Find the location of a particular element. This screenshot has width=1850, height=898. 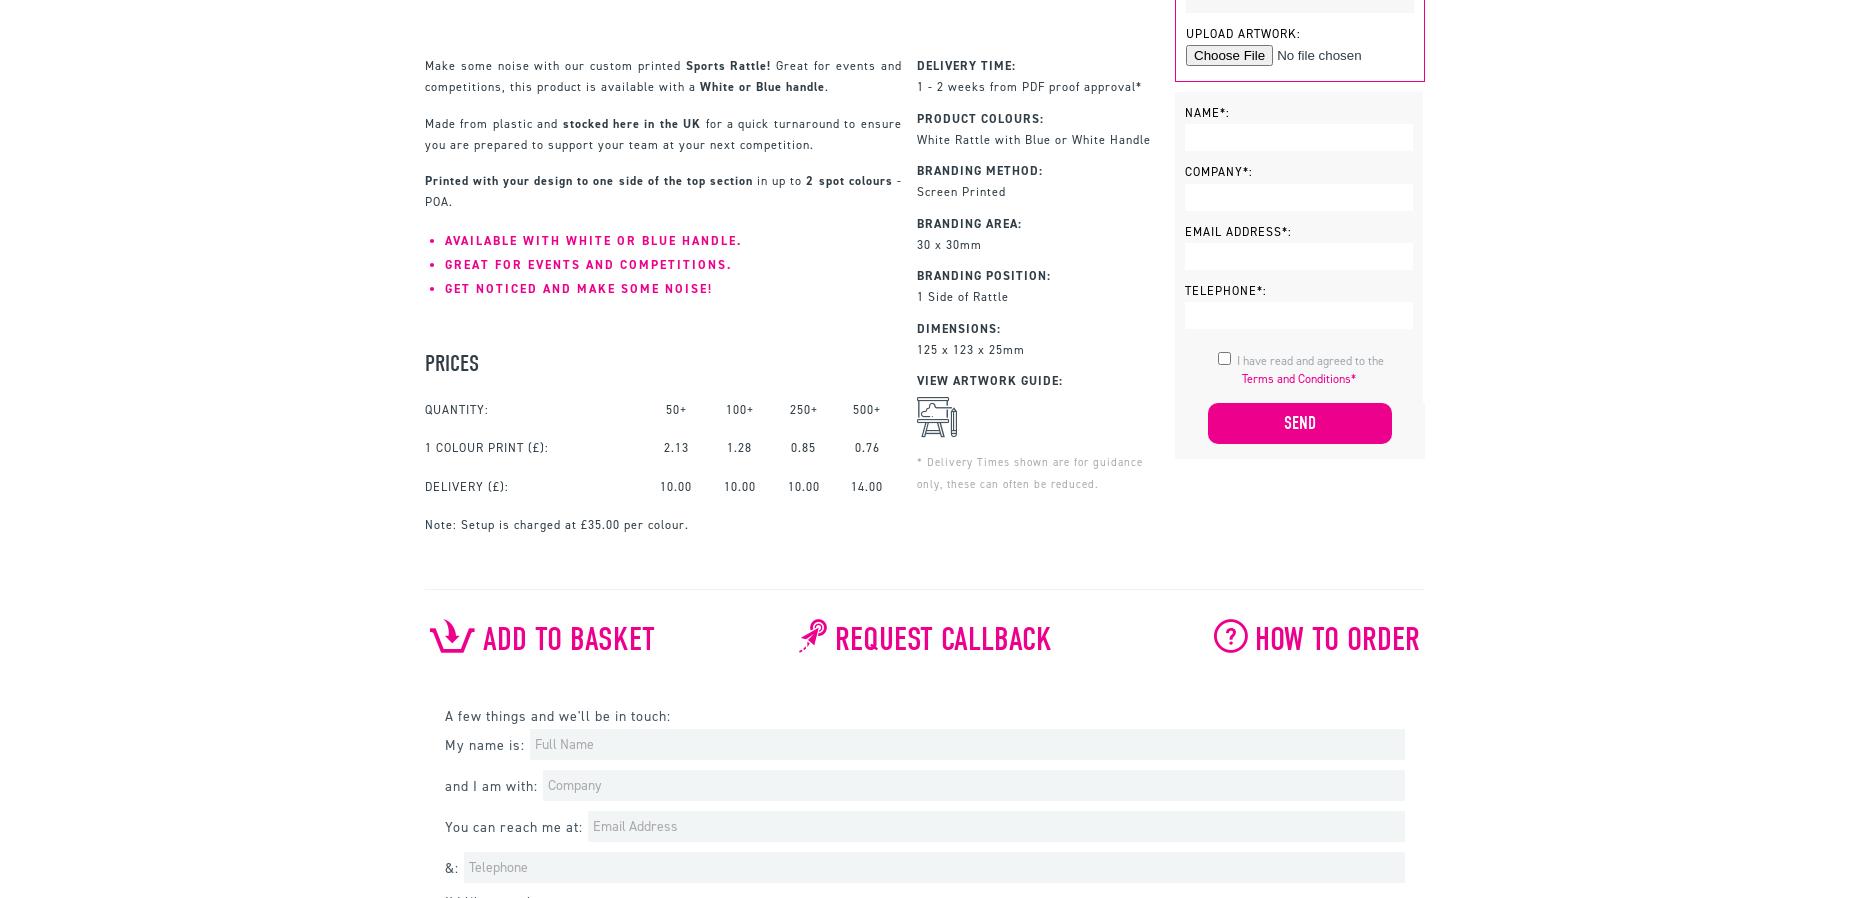

'2.13' is located at coordinates (675, 448).